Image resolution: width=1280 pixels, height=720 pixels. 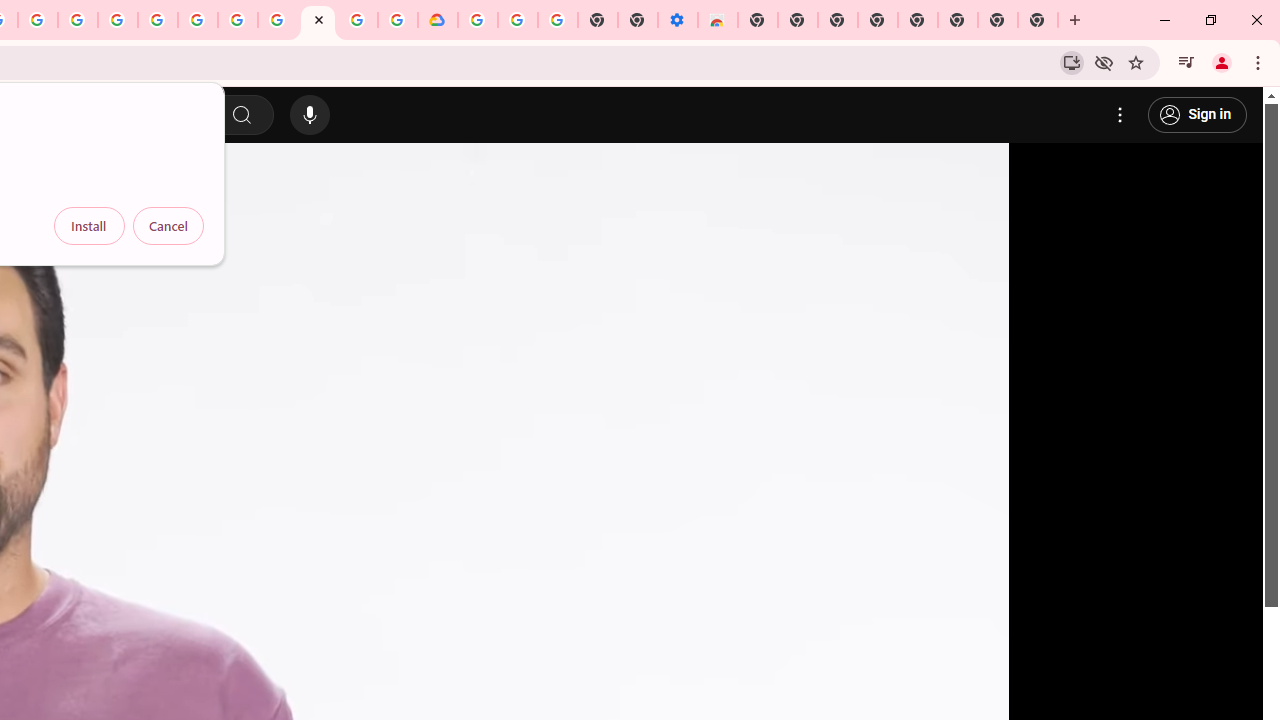 What do you see at coordinates (677, 20) in the screenshot?
I see `'Settings - Accessibility'` at bounding box center [677, 20].